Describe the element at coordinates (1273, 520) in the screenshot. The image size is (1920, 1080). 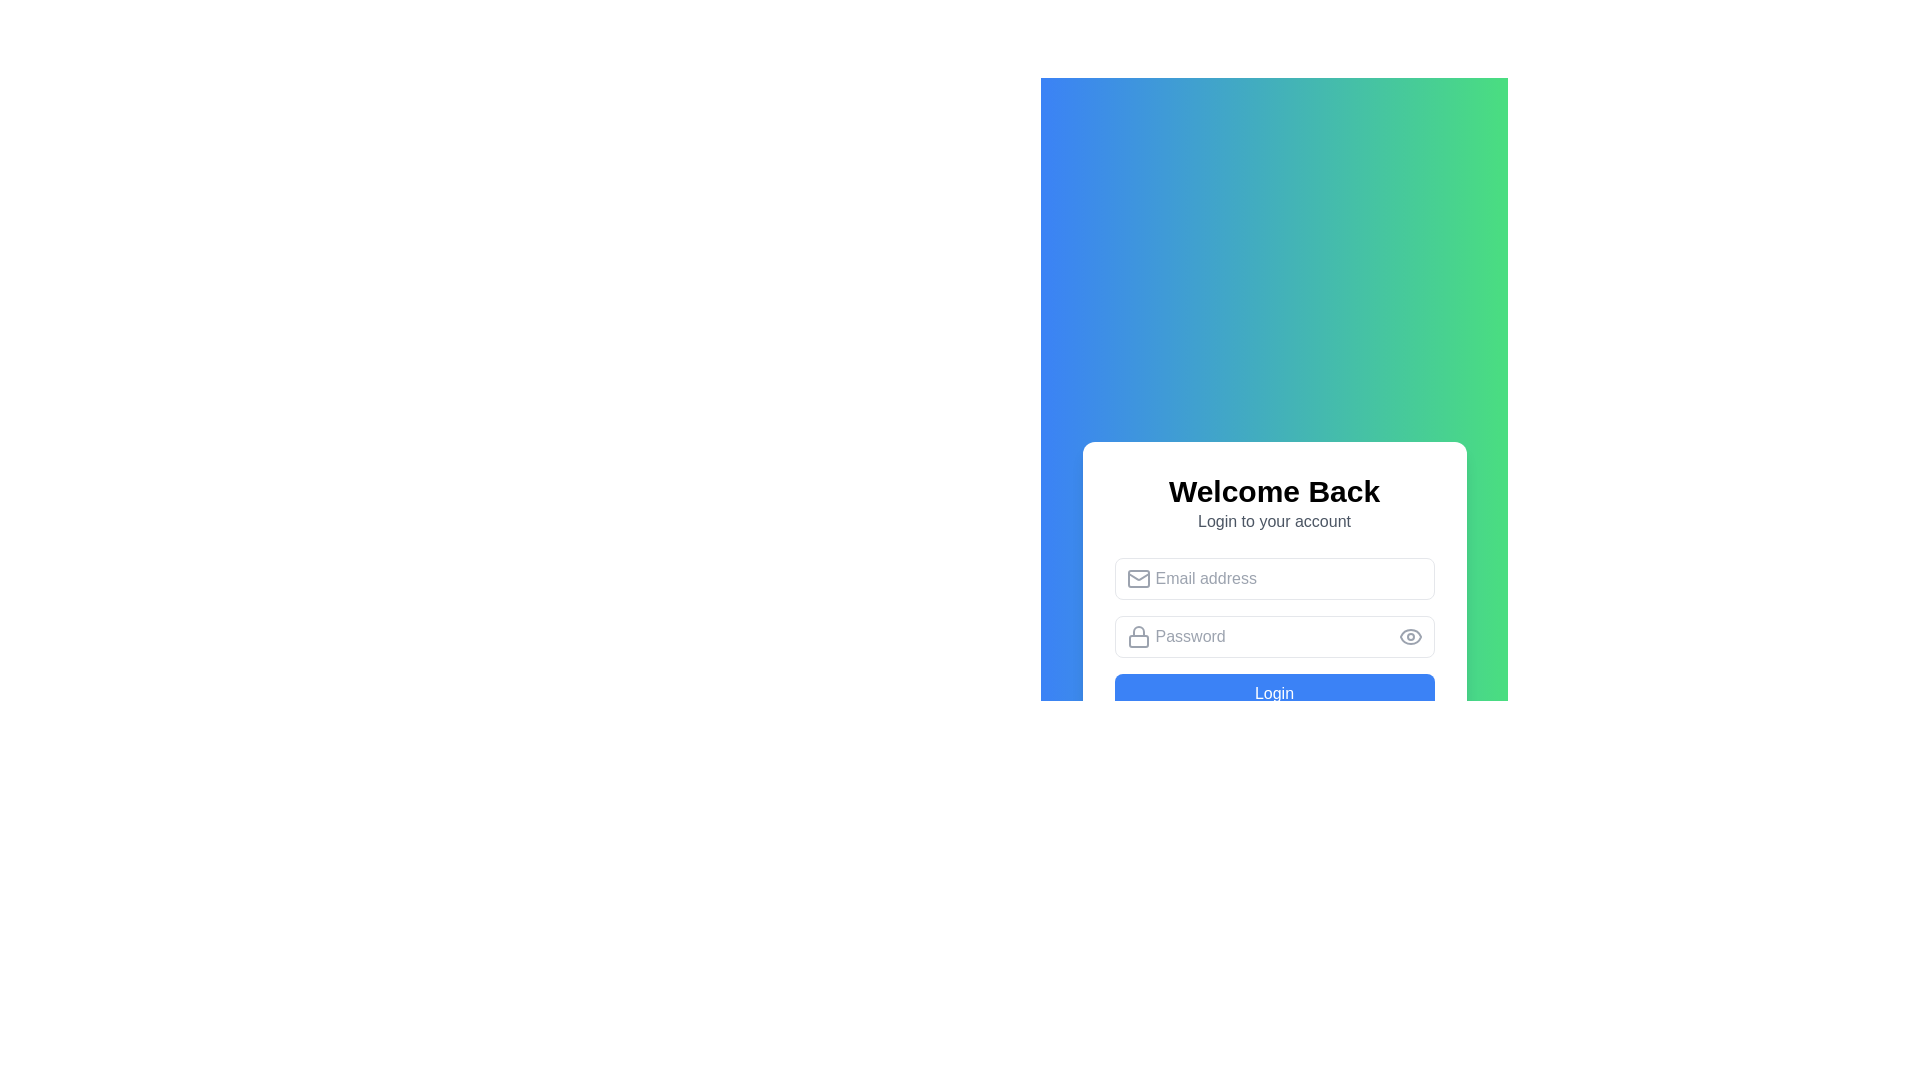
I see `the textual label that says 'Login to your account', which is styled in gray and positioned below the 'Welcome Back' heading` at that location.